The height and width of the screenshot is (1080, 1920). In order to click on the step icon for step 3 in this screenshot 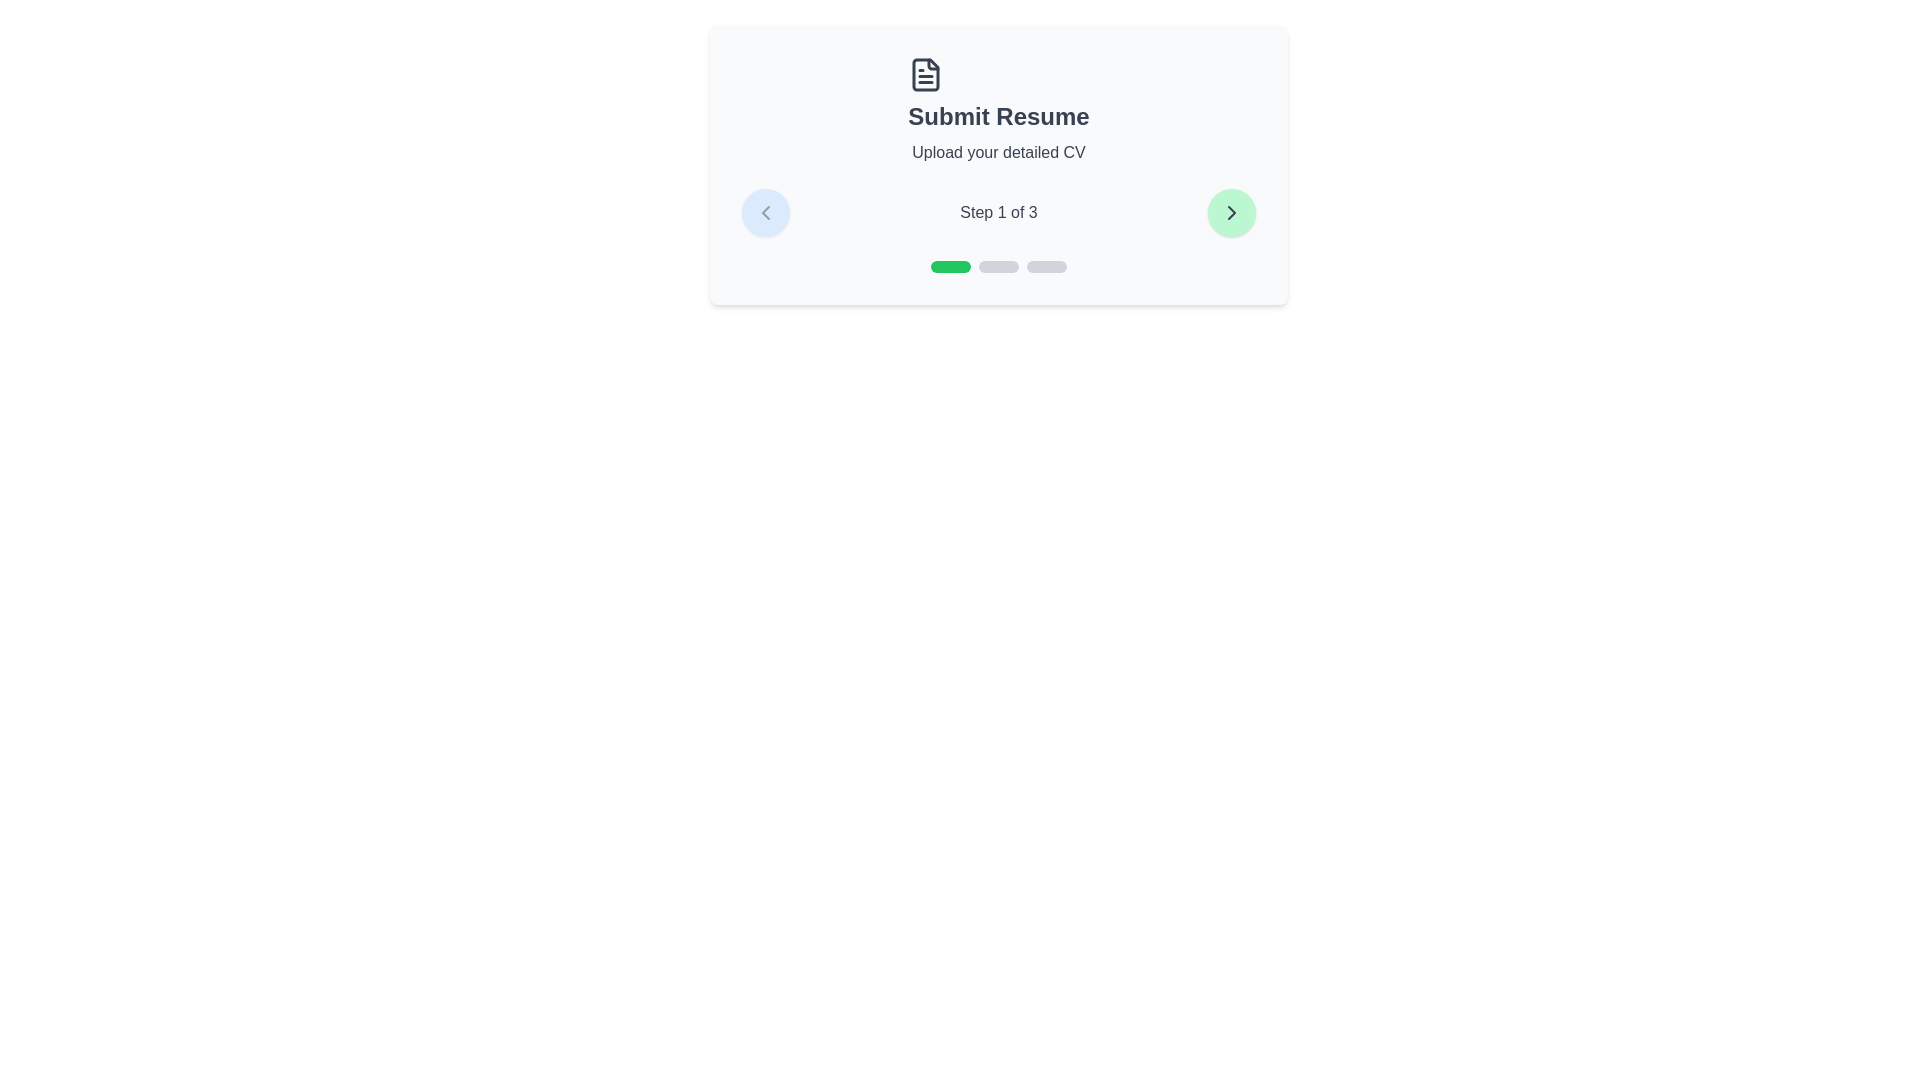, I will do `click(1045, 265)`.